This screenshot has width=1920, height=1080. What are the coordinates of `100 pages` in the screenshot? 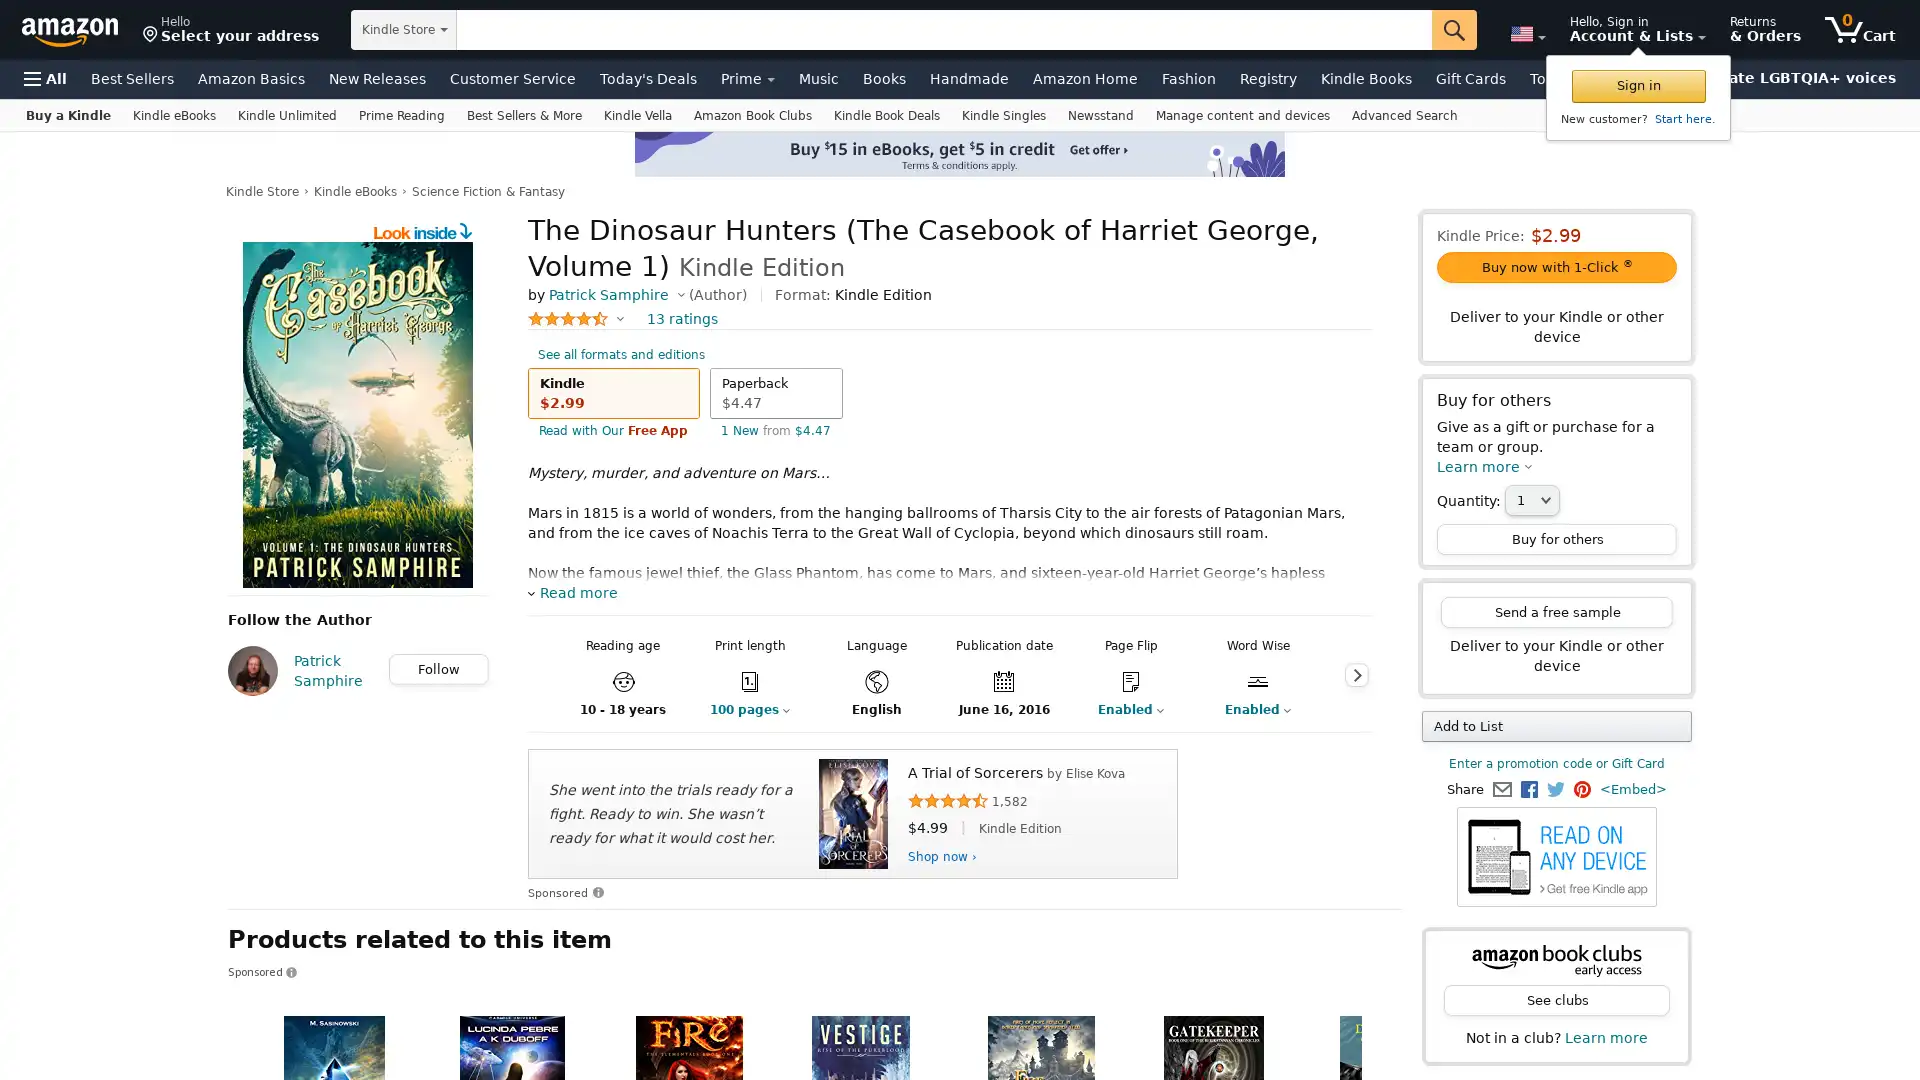 It's located at (748, 708).